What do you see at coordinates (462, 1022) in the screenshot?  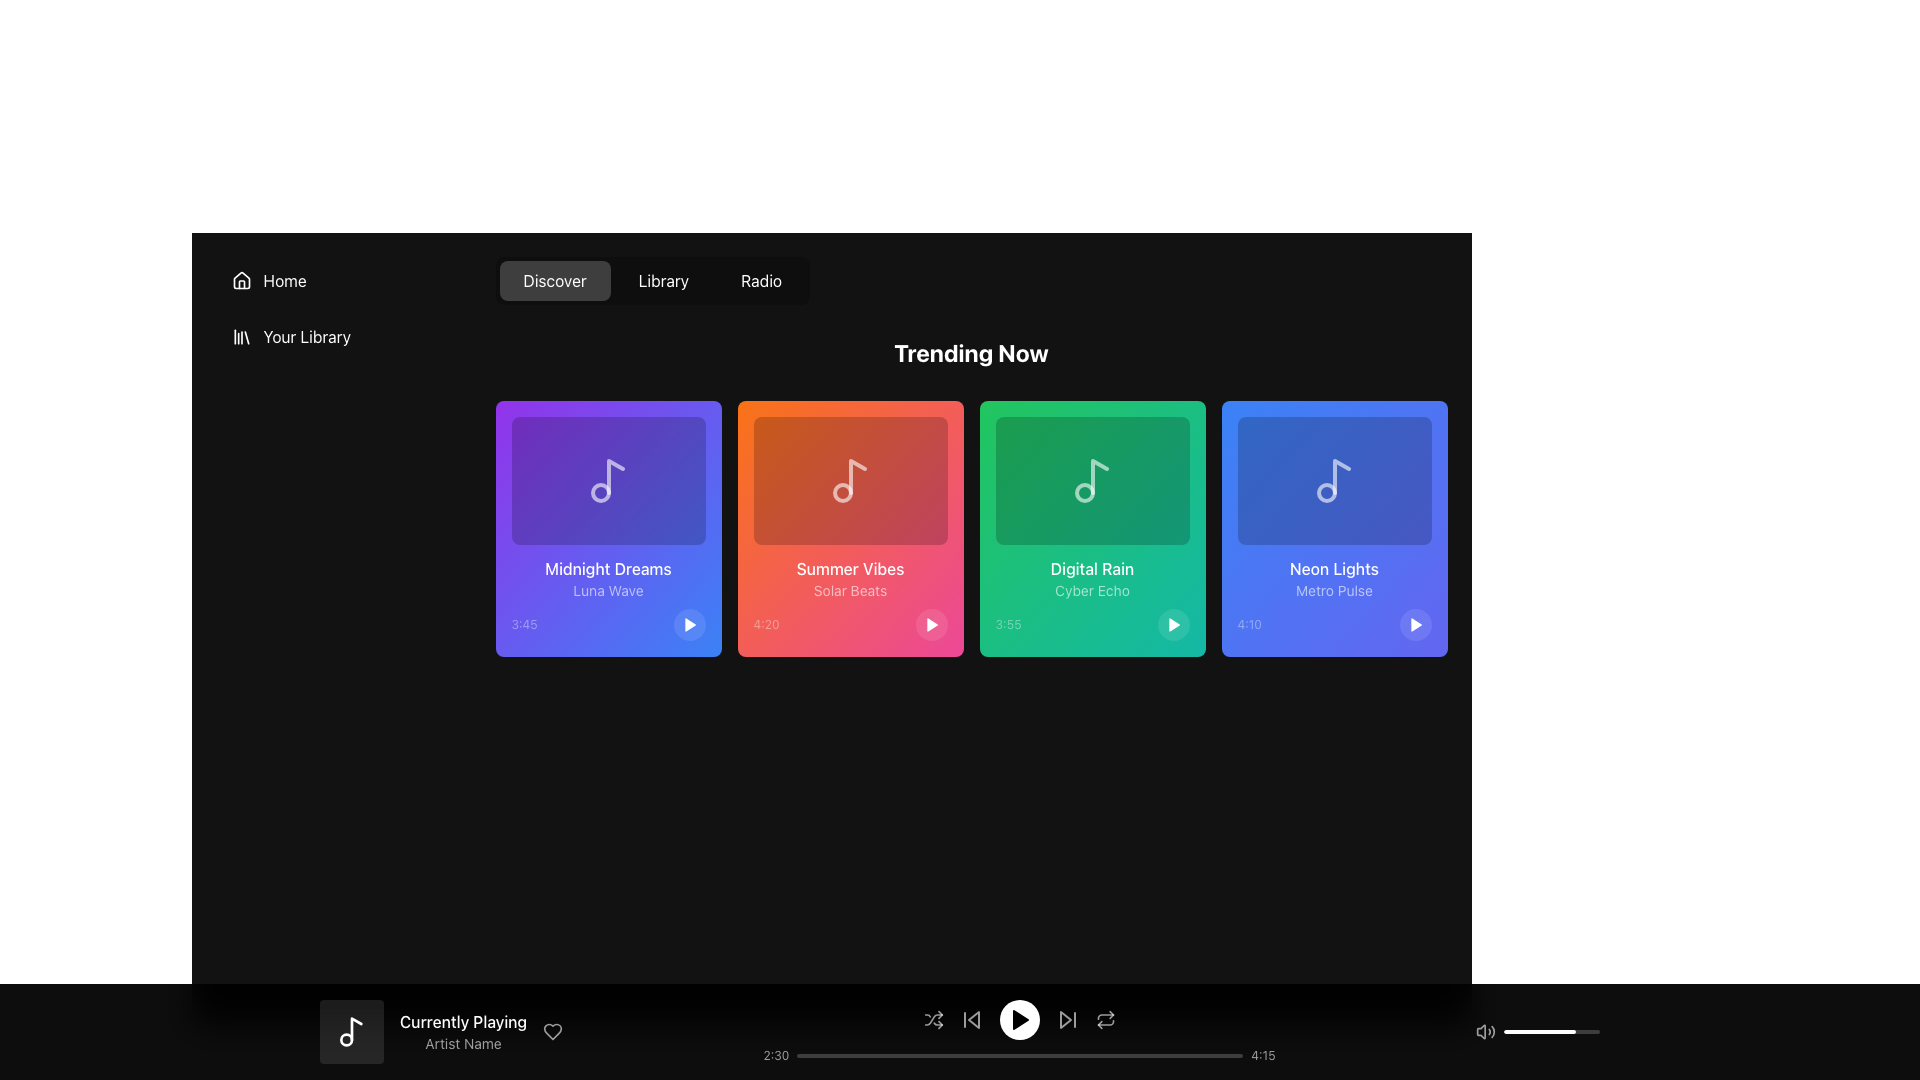 I see `the label indicating the state or title of the currently playing media, which is centrally positioned towards the left side of the bottom bar of the interface` at bounding box center [462, 1022].